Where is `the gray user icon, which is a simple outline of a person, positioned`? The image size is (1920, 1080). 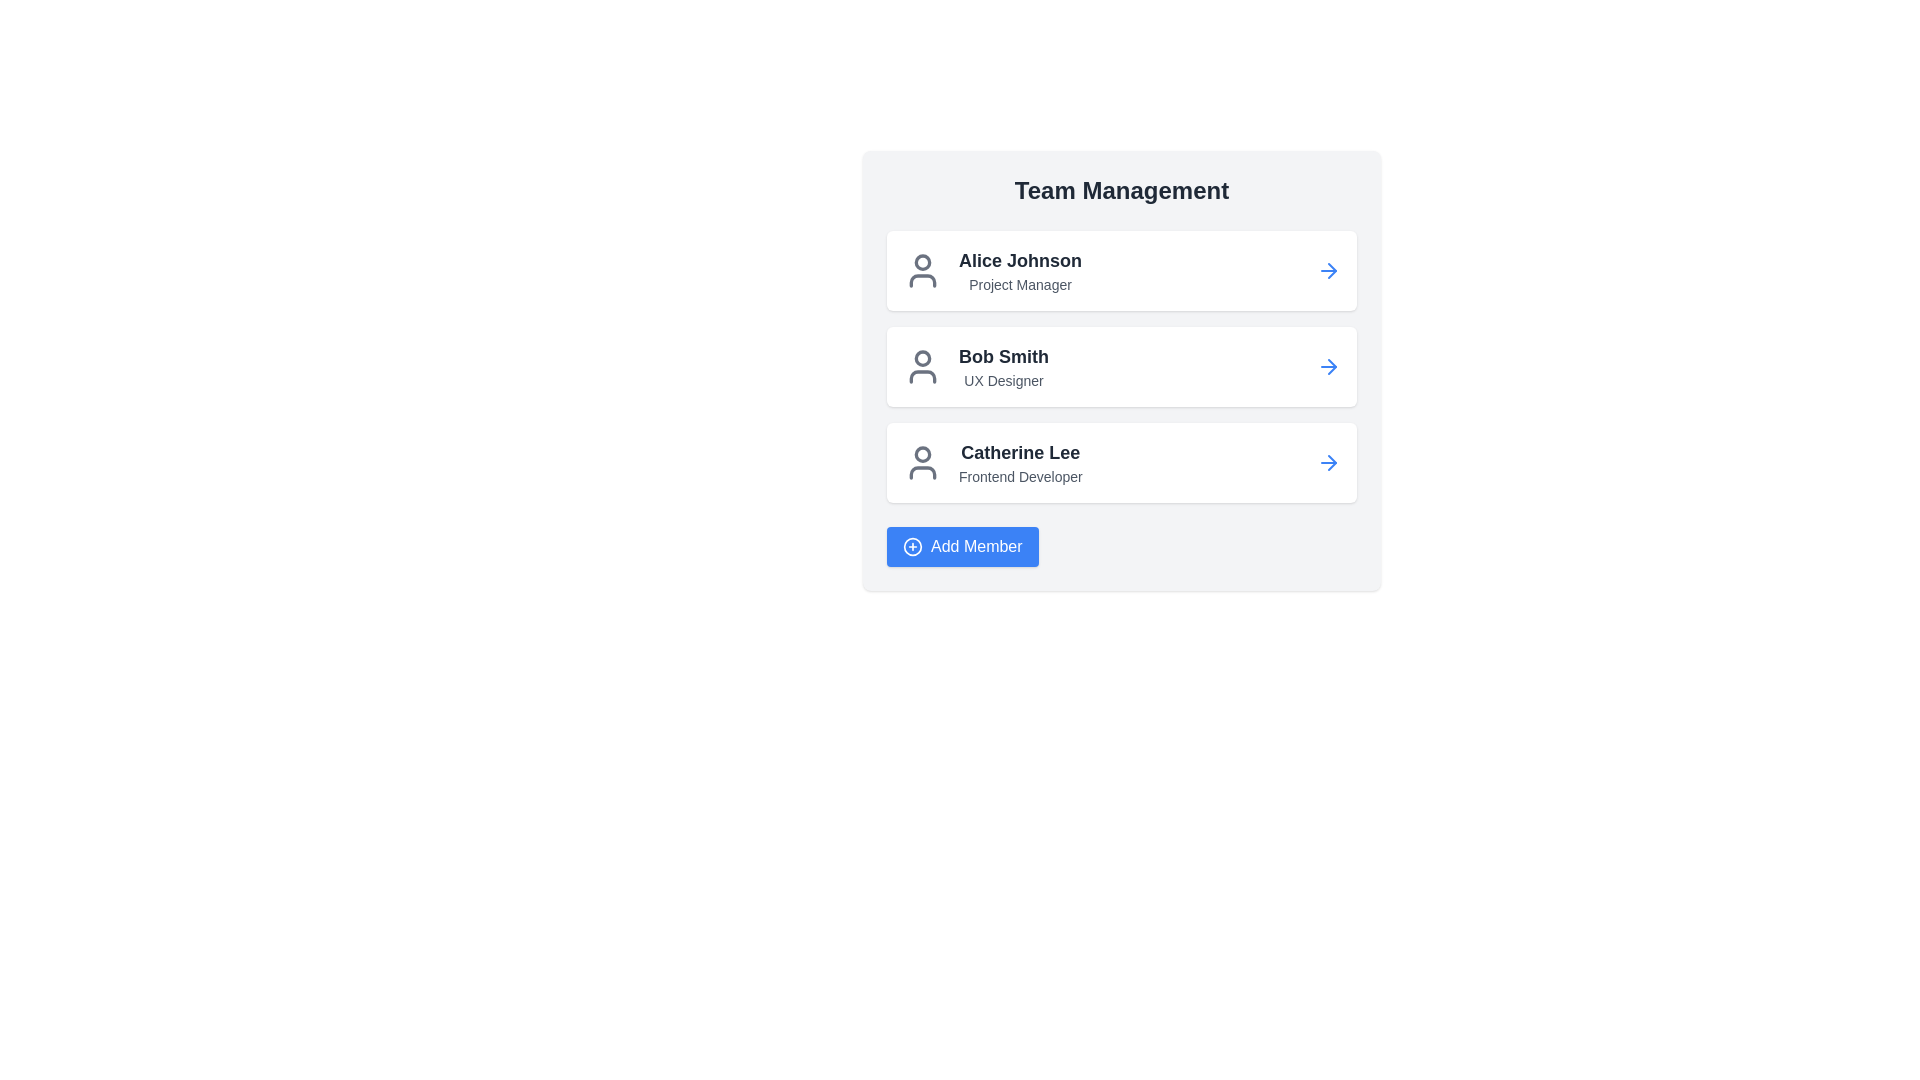 the gray user icon, which is a simple outline of a person, positioned is located at coordinates (921, 366).